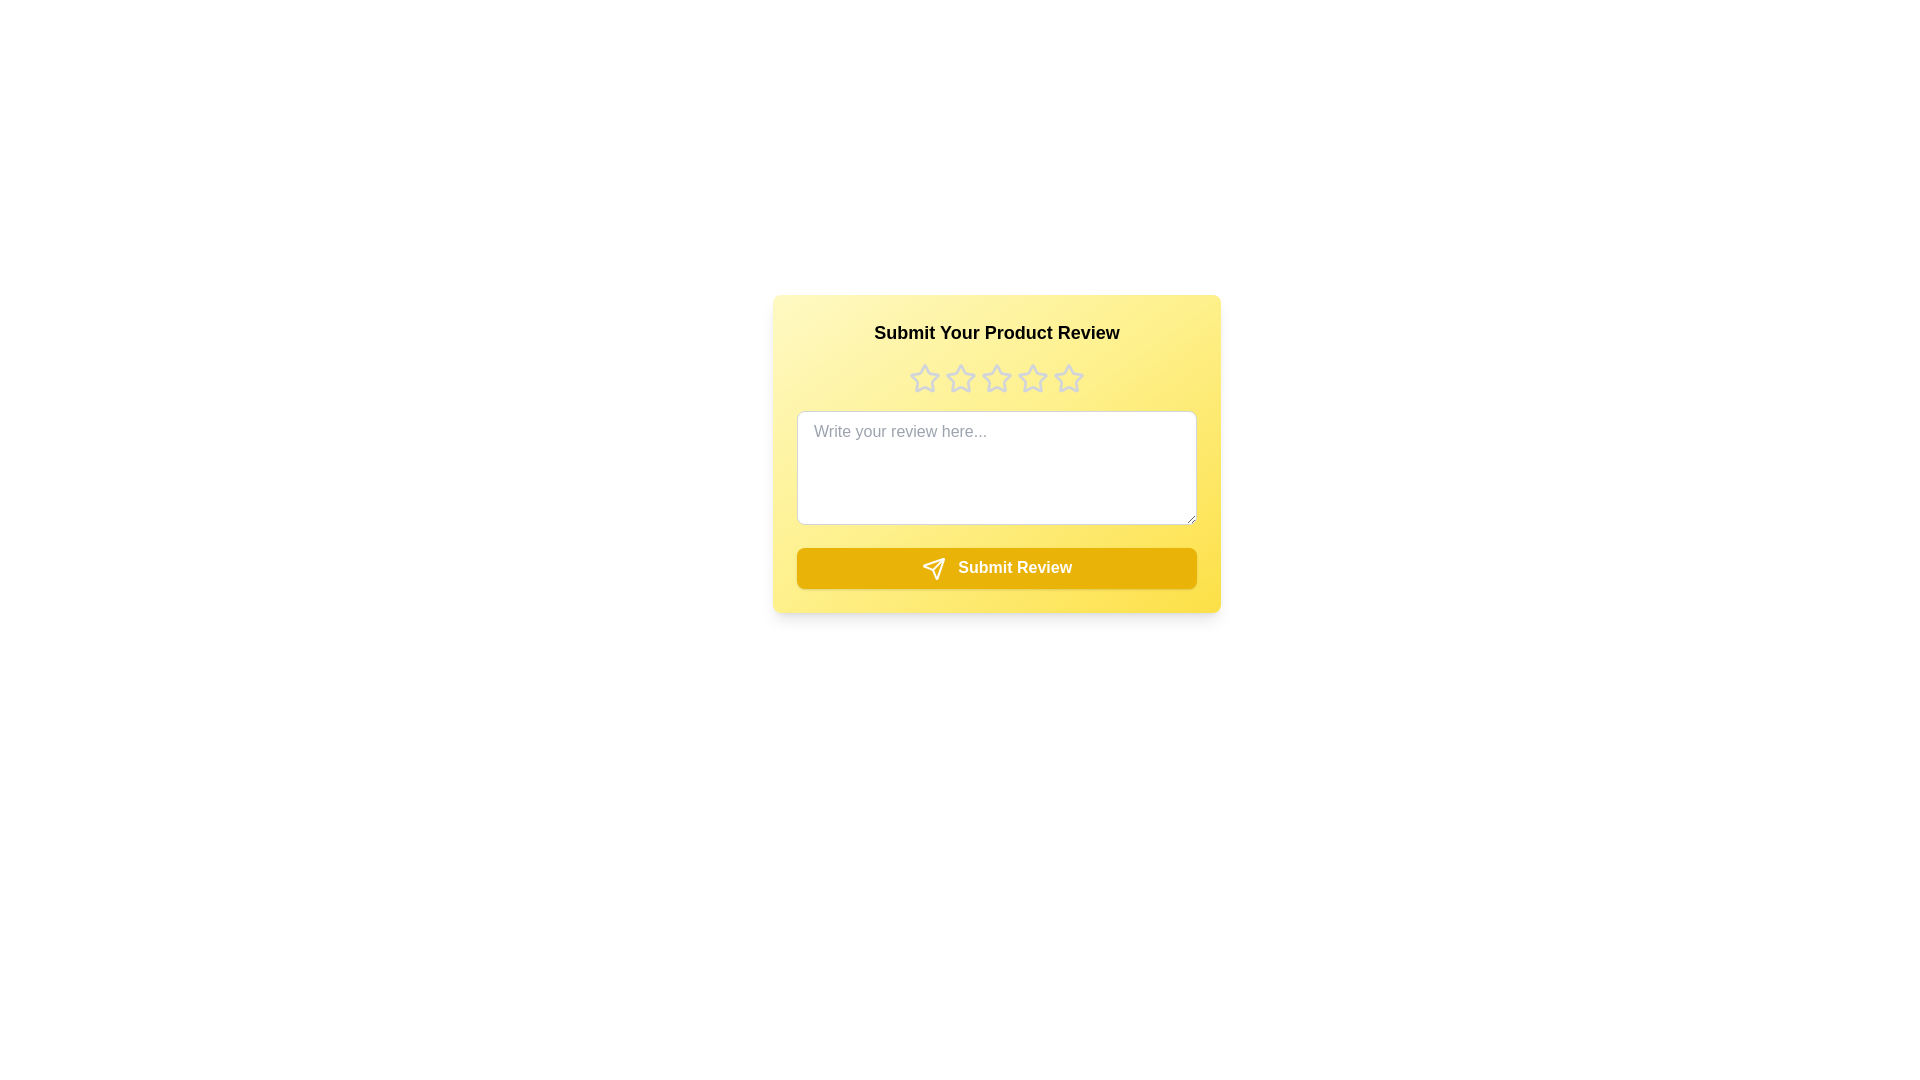  I want to click on the triangular-shaped send icon with a white outline located on the left side of the yellow 'Submit Review' button, so click(932, 568).